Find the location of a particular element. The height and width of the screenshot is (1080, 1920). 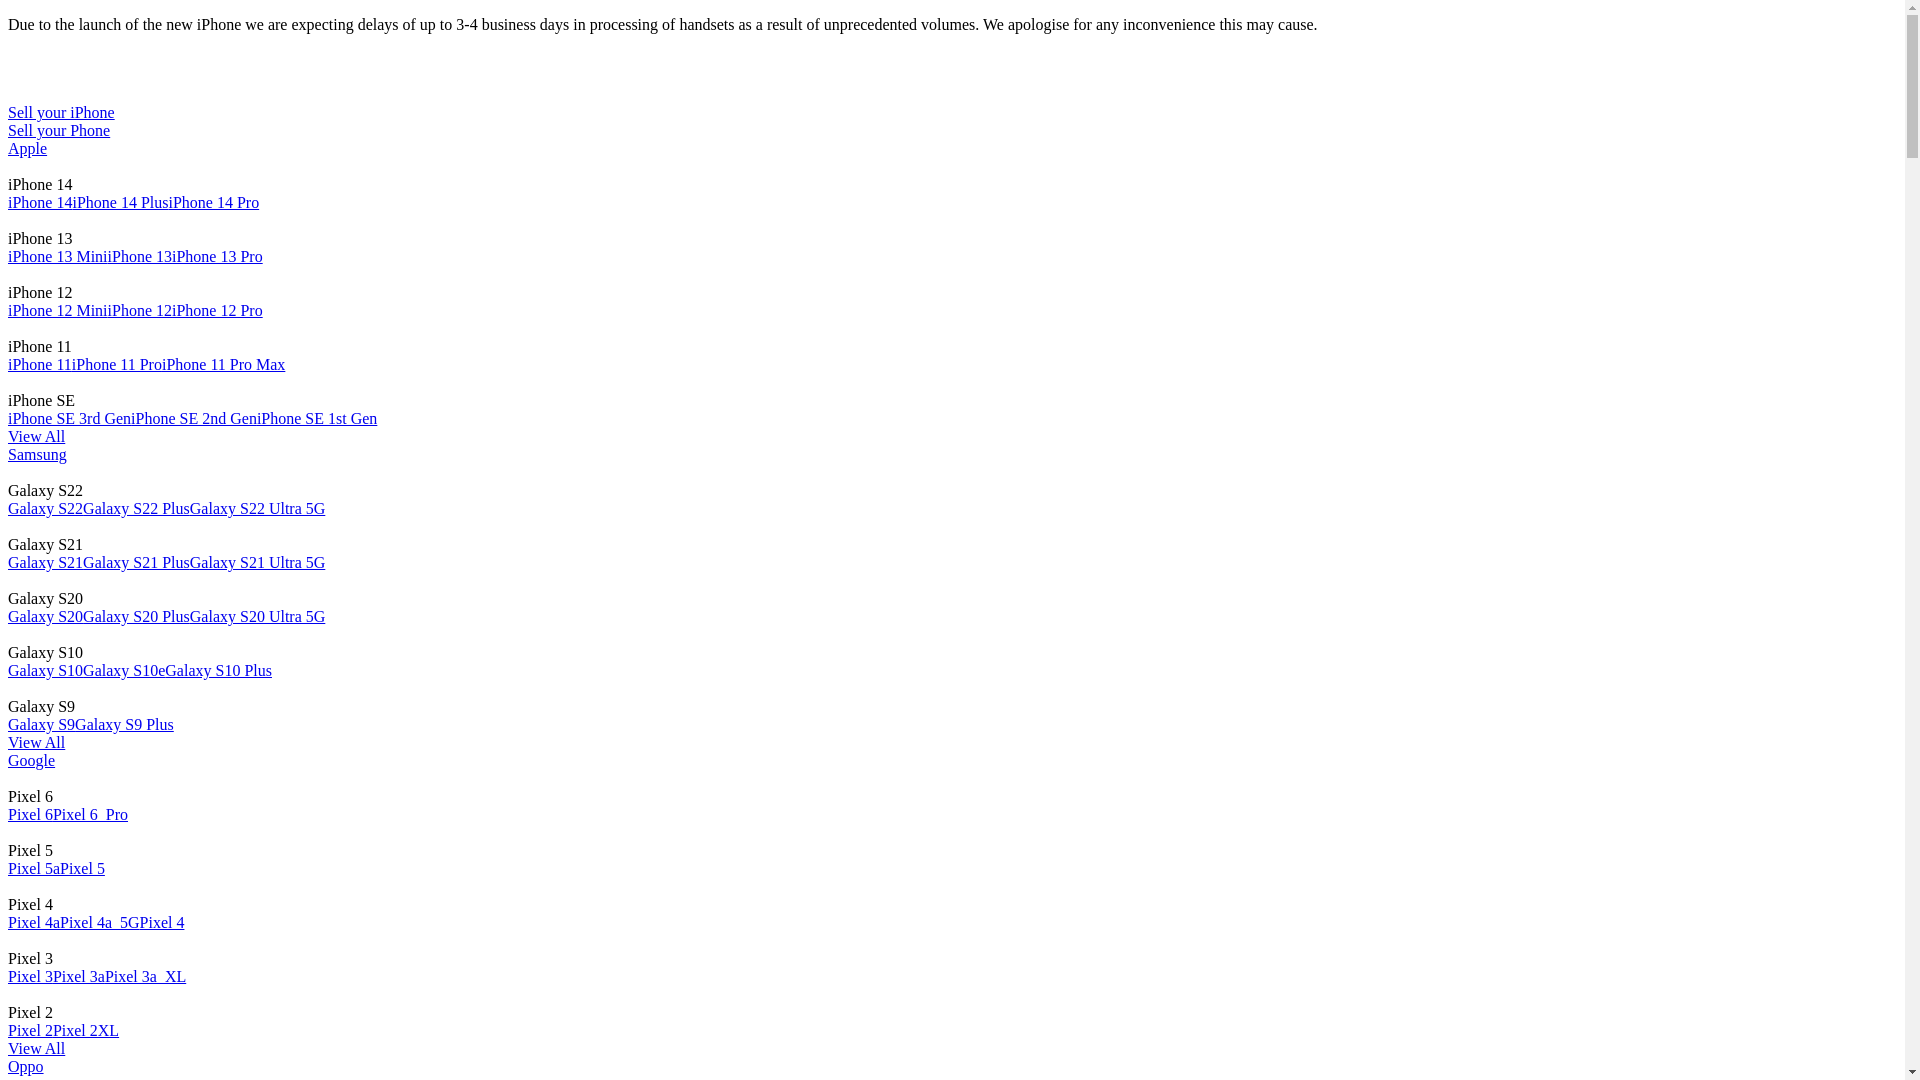

'Pixel 2XL' is located at coordinates (85, 1030).